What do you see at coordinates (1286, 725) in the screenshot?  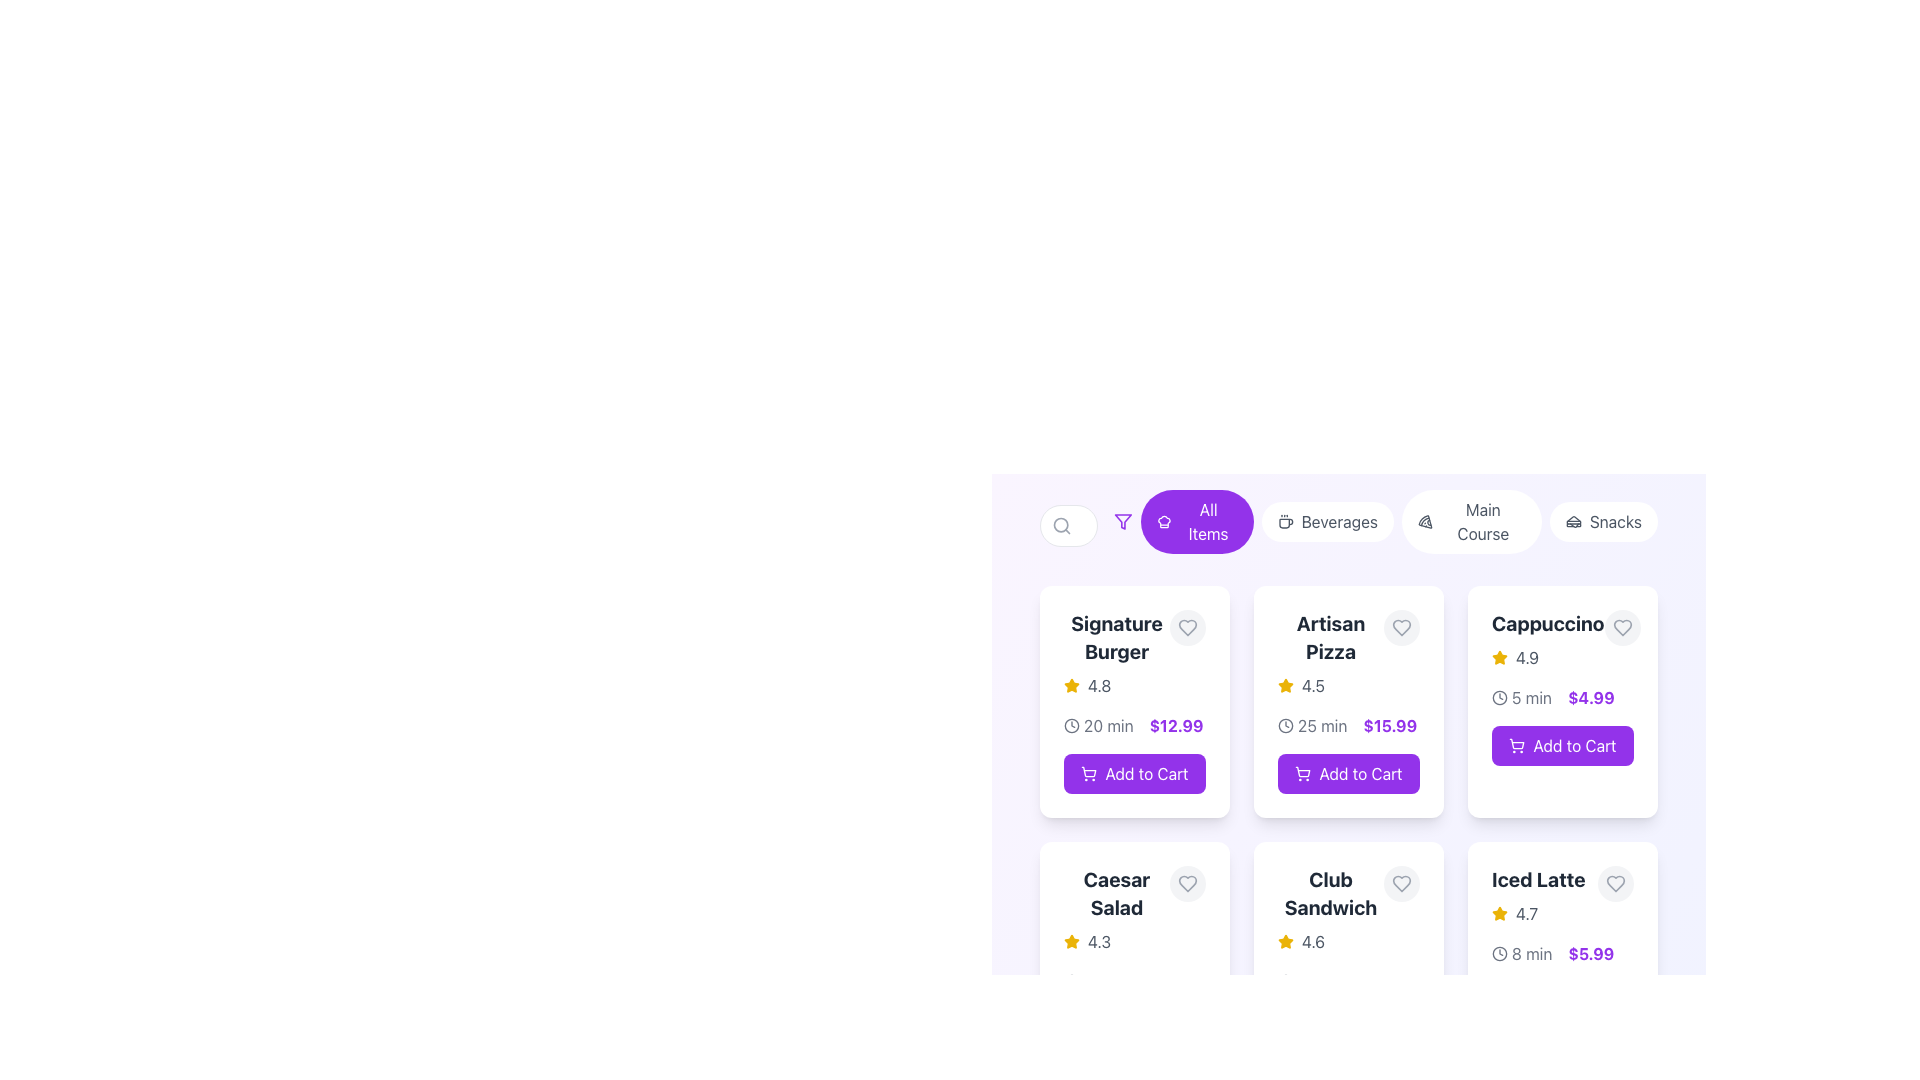 I see `the icon indicating the duration associated with the 'Artisan Pizza' offer, located to the left of the text '25 min' within the card section` at bounding box center [1286, 725].